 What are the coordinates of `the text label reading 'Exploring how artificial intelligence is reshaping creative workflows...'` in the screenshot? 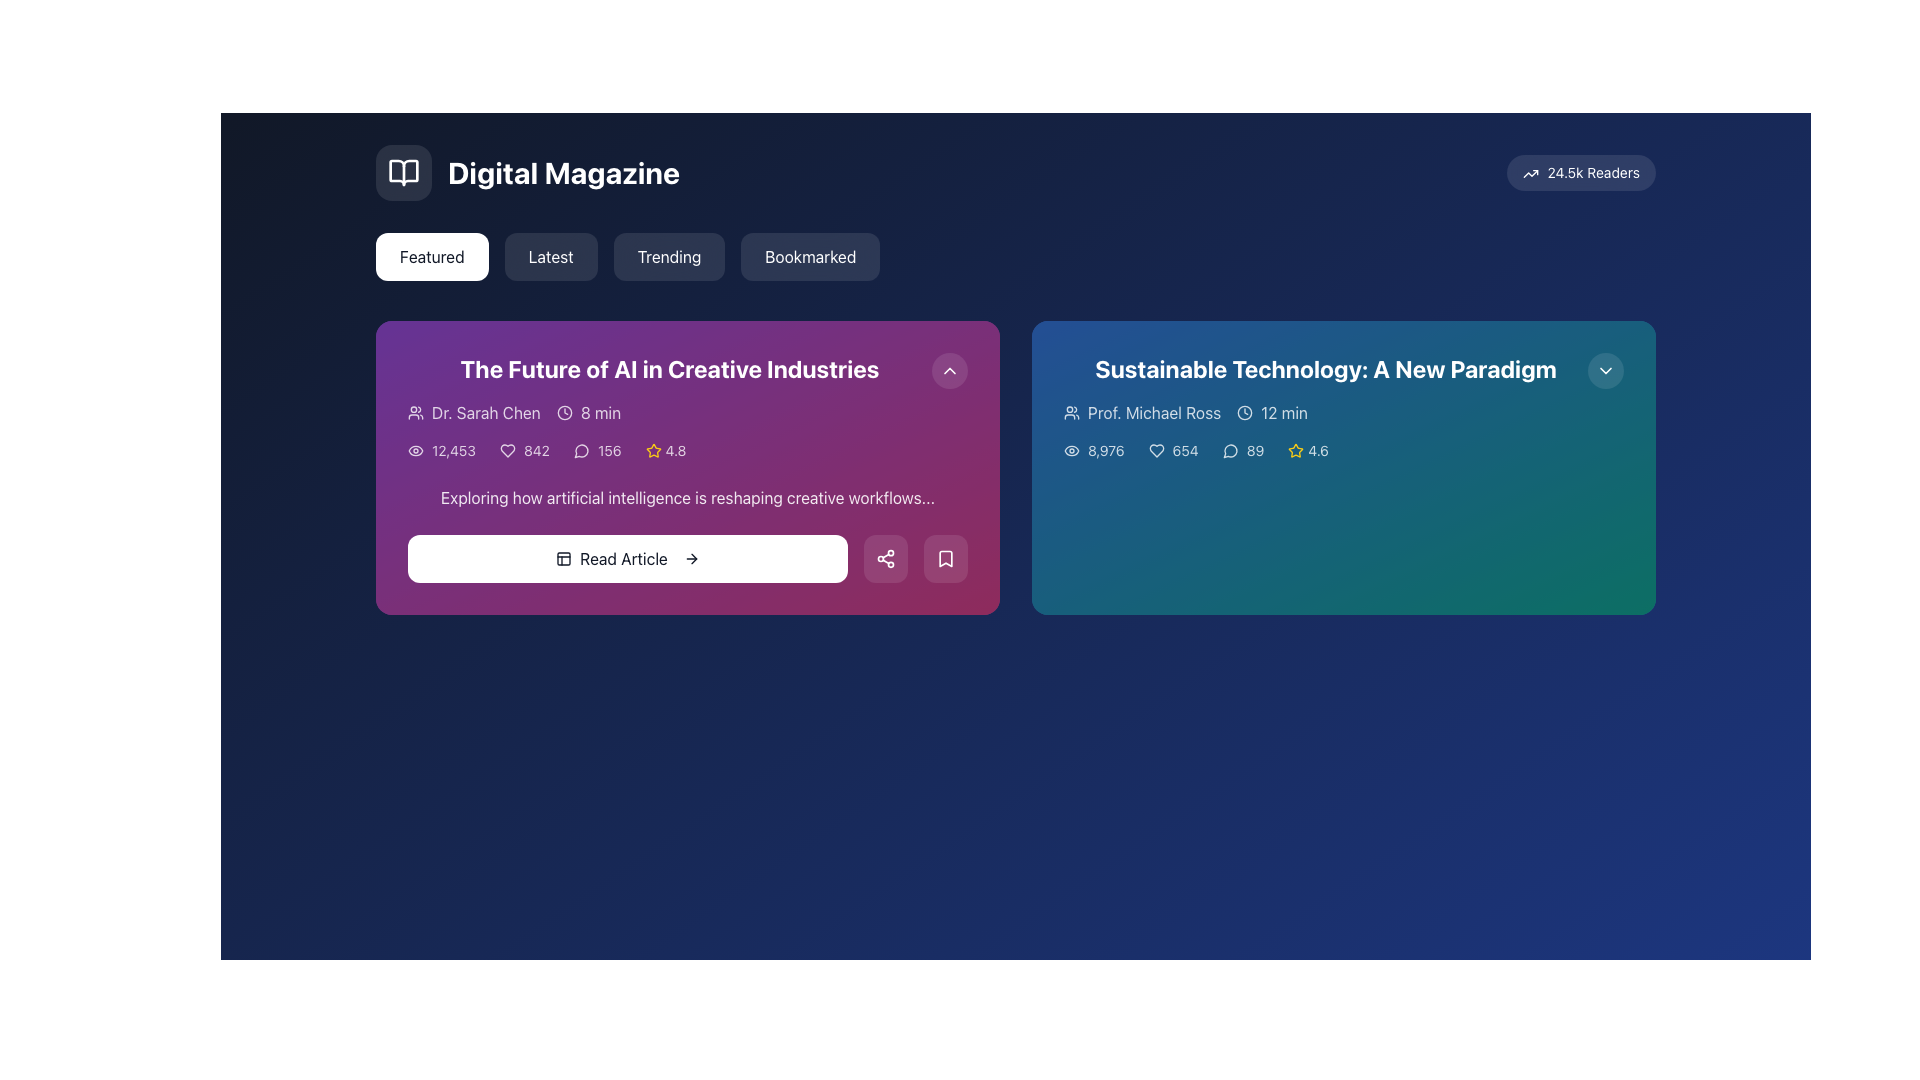 It's located at (687, 496).